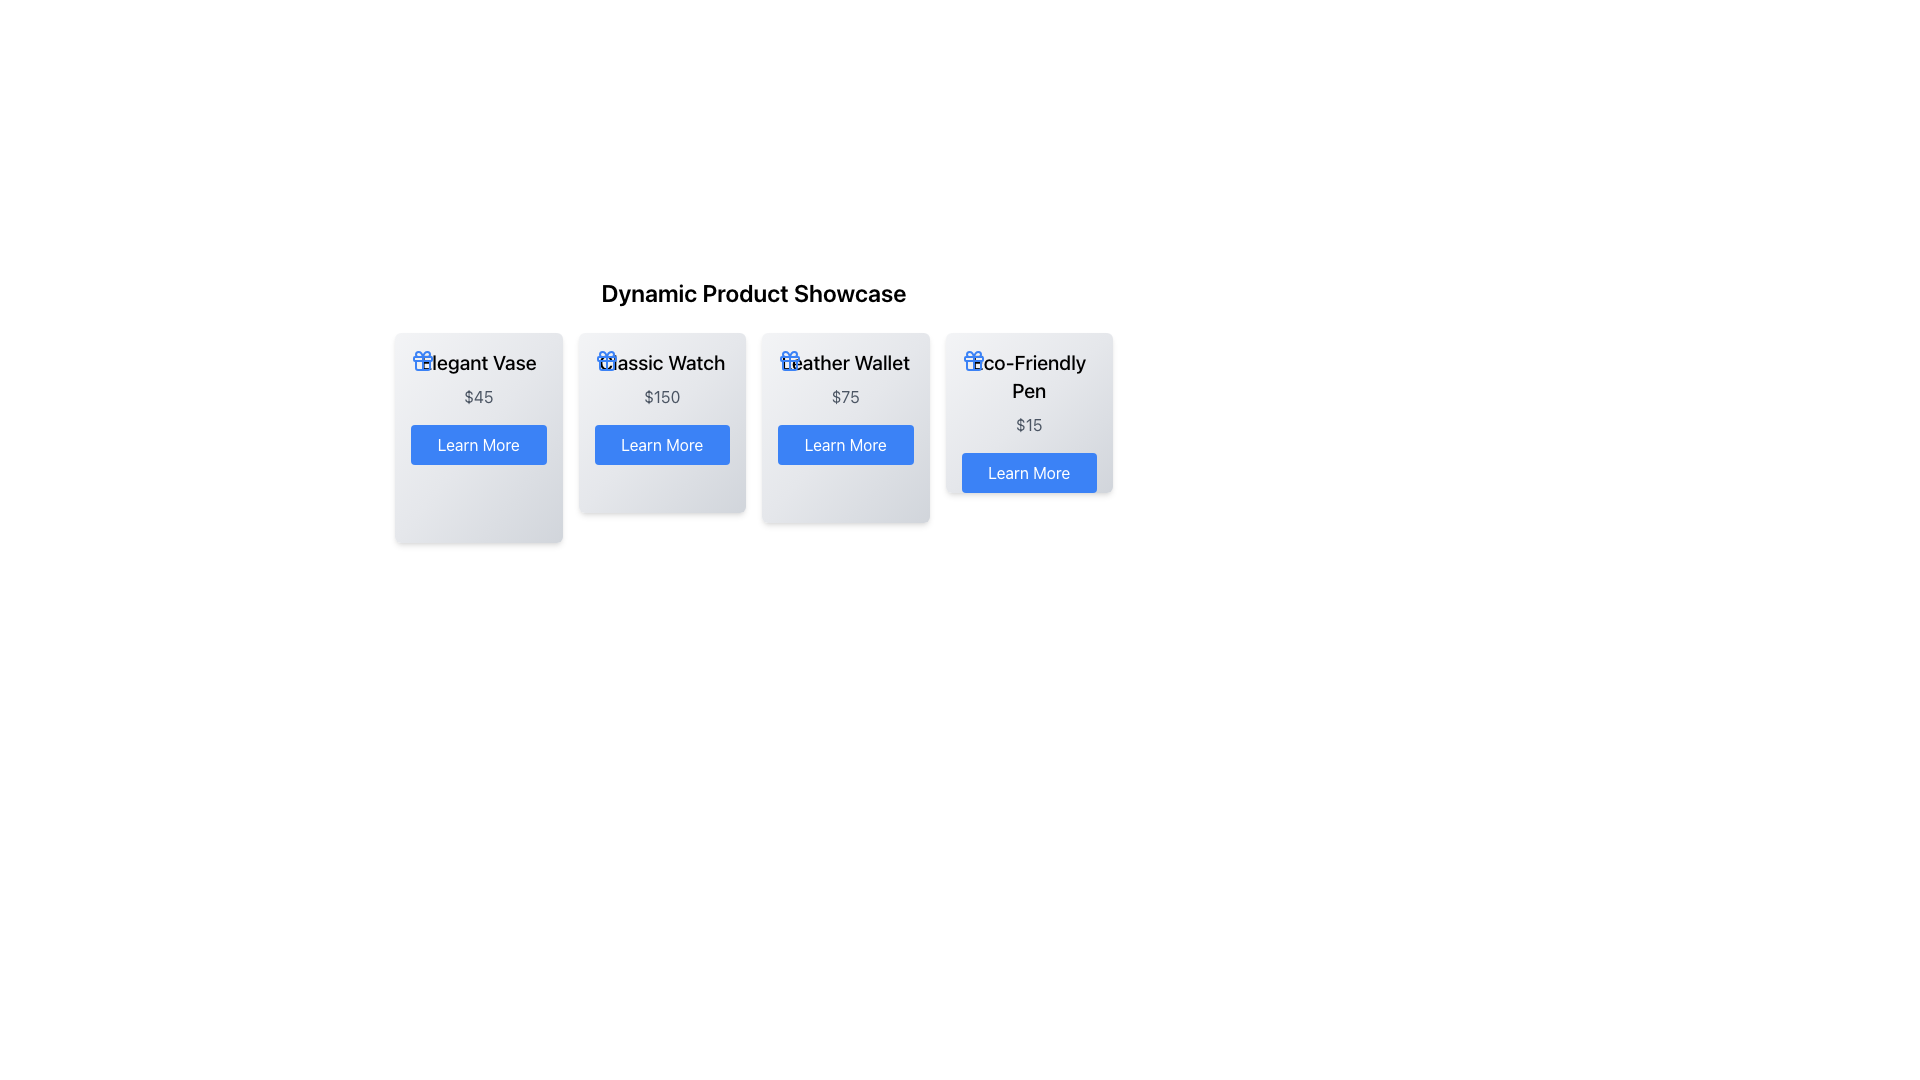 The height and width of the screenshot is (1080, 1920). I want to click on the price label of the 'Eco-Friendly Pen' product, which is located below the product title and above the 'Learn More' button within its product card, so click(1029, 423).